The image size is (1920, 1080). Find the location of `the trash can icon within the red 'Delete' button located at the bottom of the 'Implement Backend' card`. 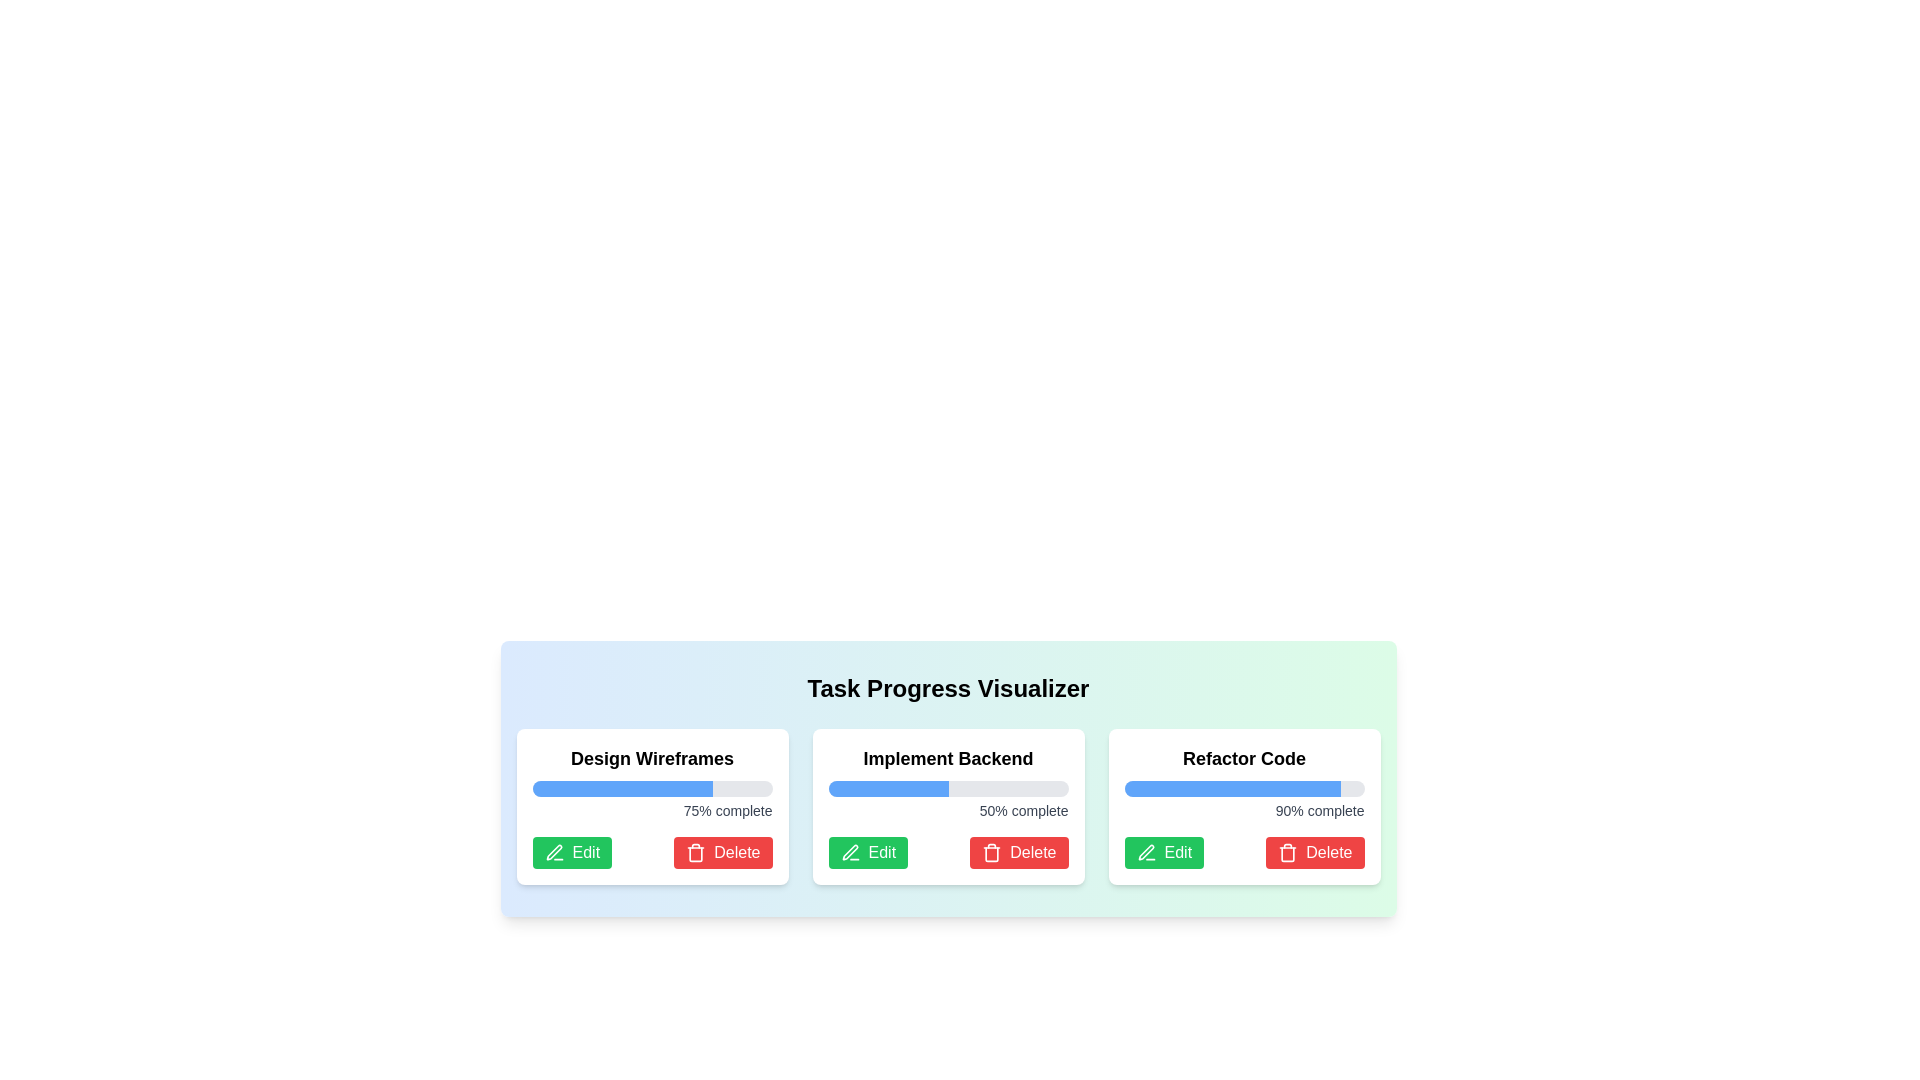

the trash can icon within the red 'Delete' button located at the bottom of the 'Implement Backend' card is located at coordinates (992, 852).